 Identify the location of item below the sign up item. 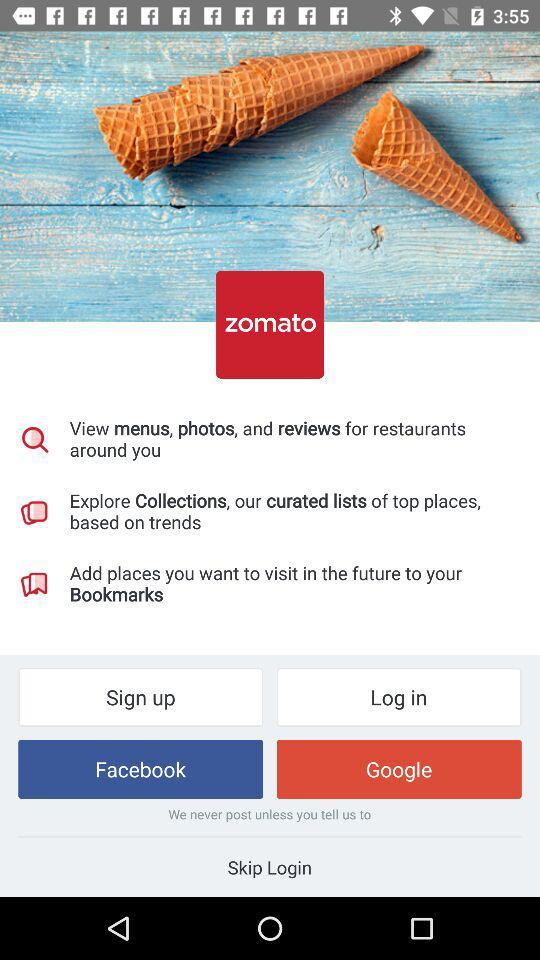
(139, 768).